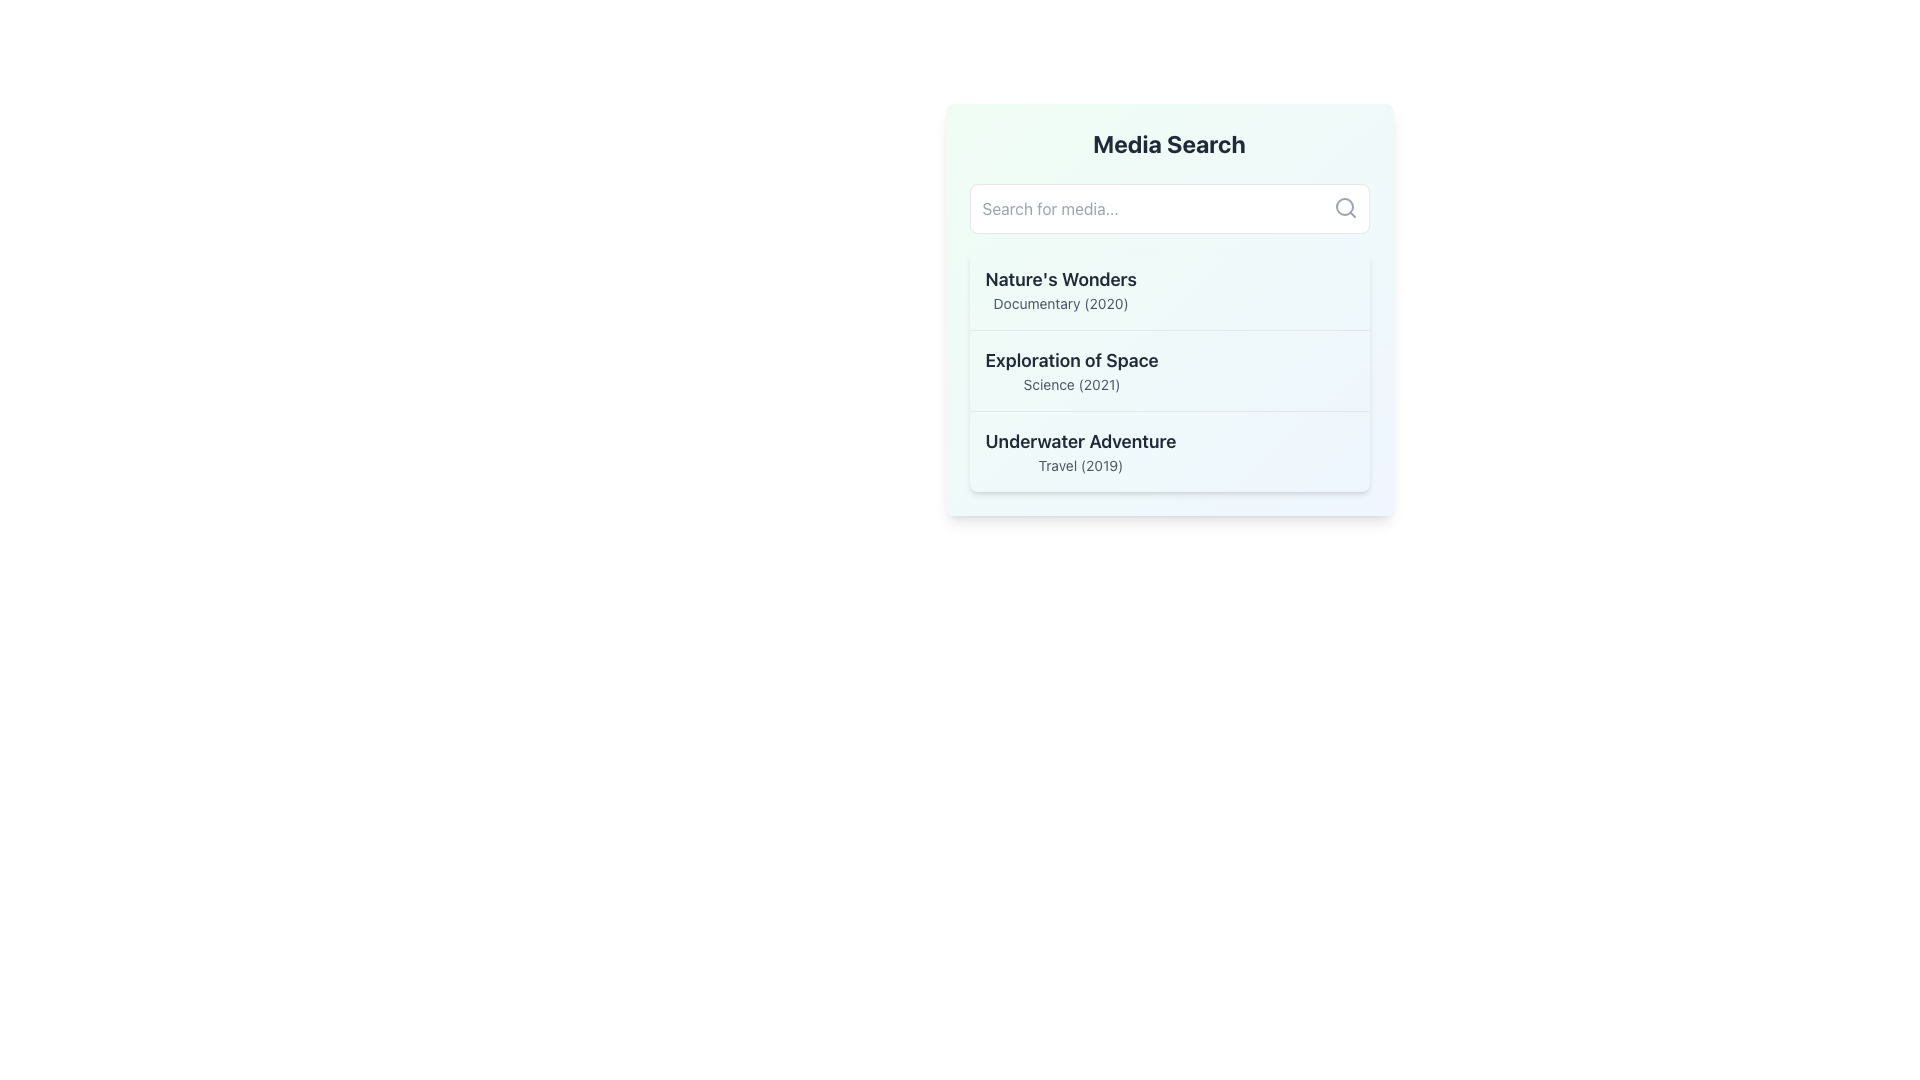 The image size is (1920, 1080). What do you see at coordinates (1169, 370) in the screenshot?
I see `the list item for 'Exploration of Space'` at bounding box center [1169, 370].